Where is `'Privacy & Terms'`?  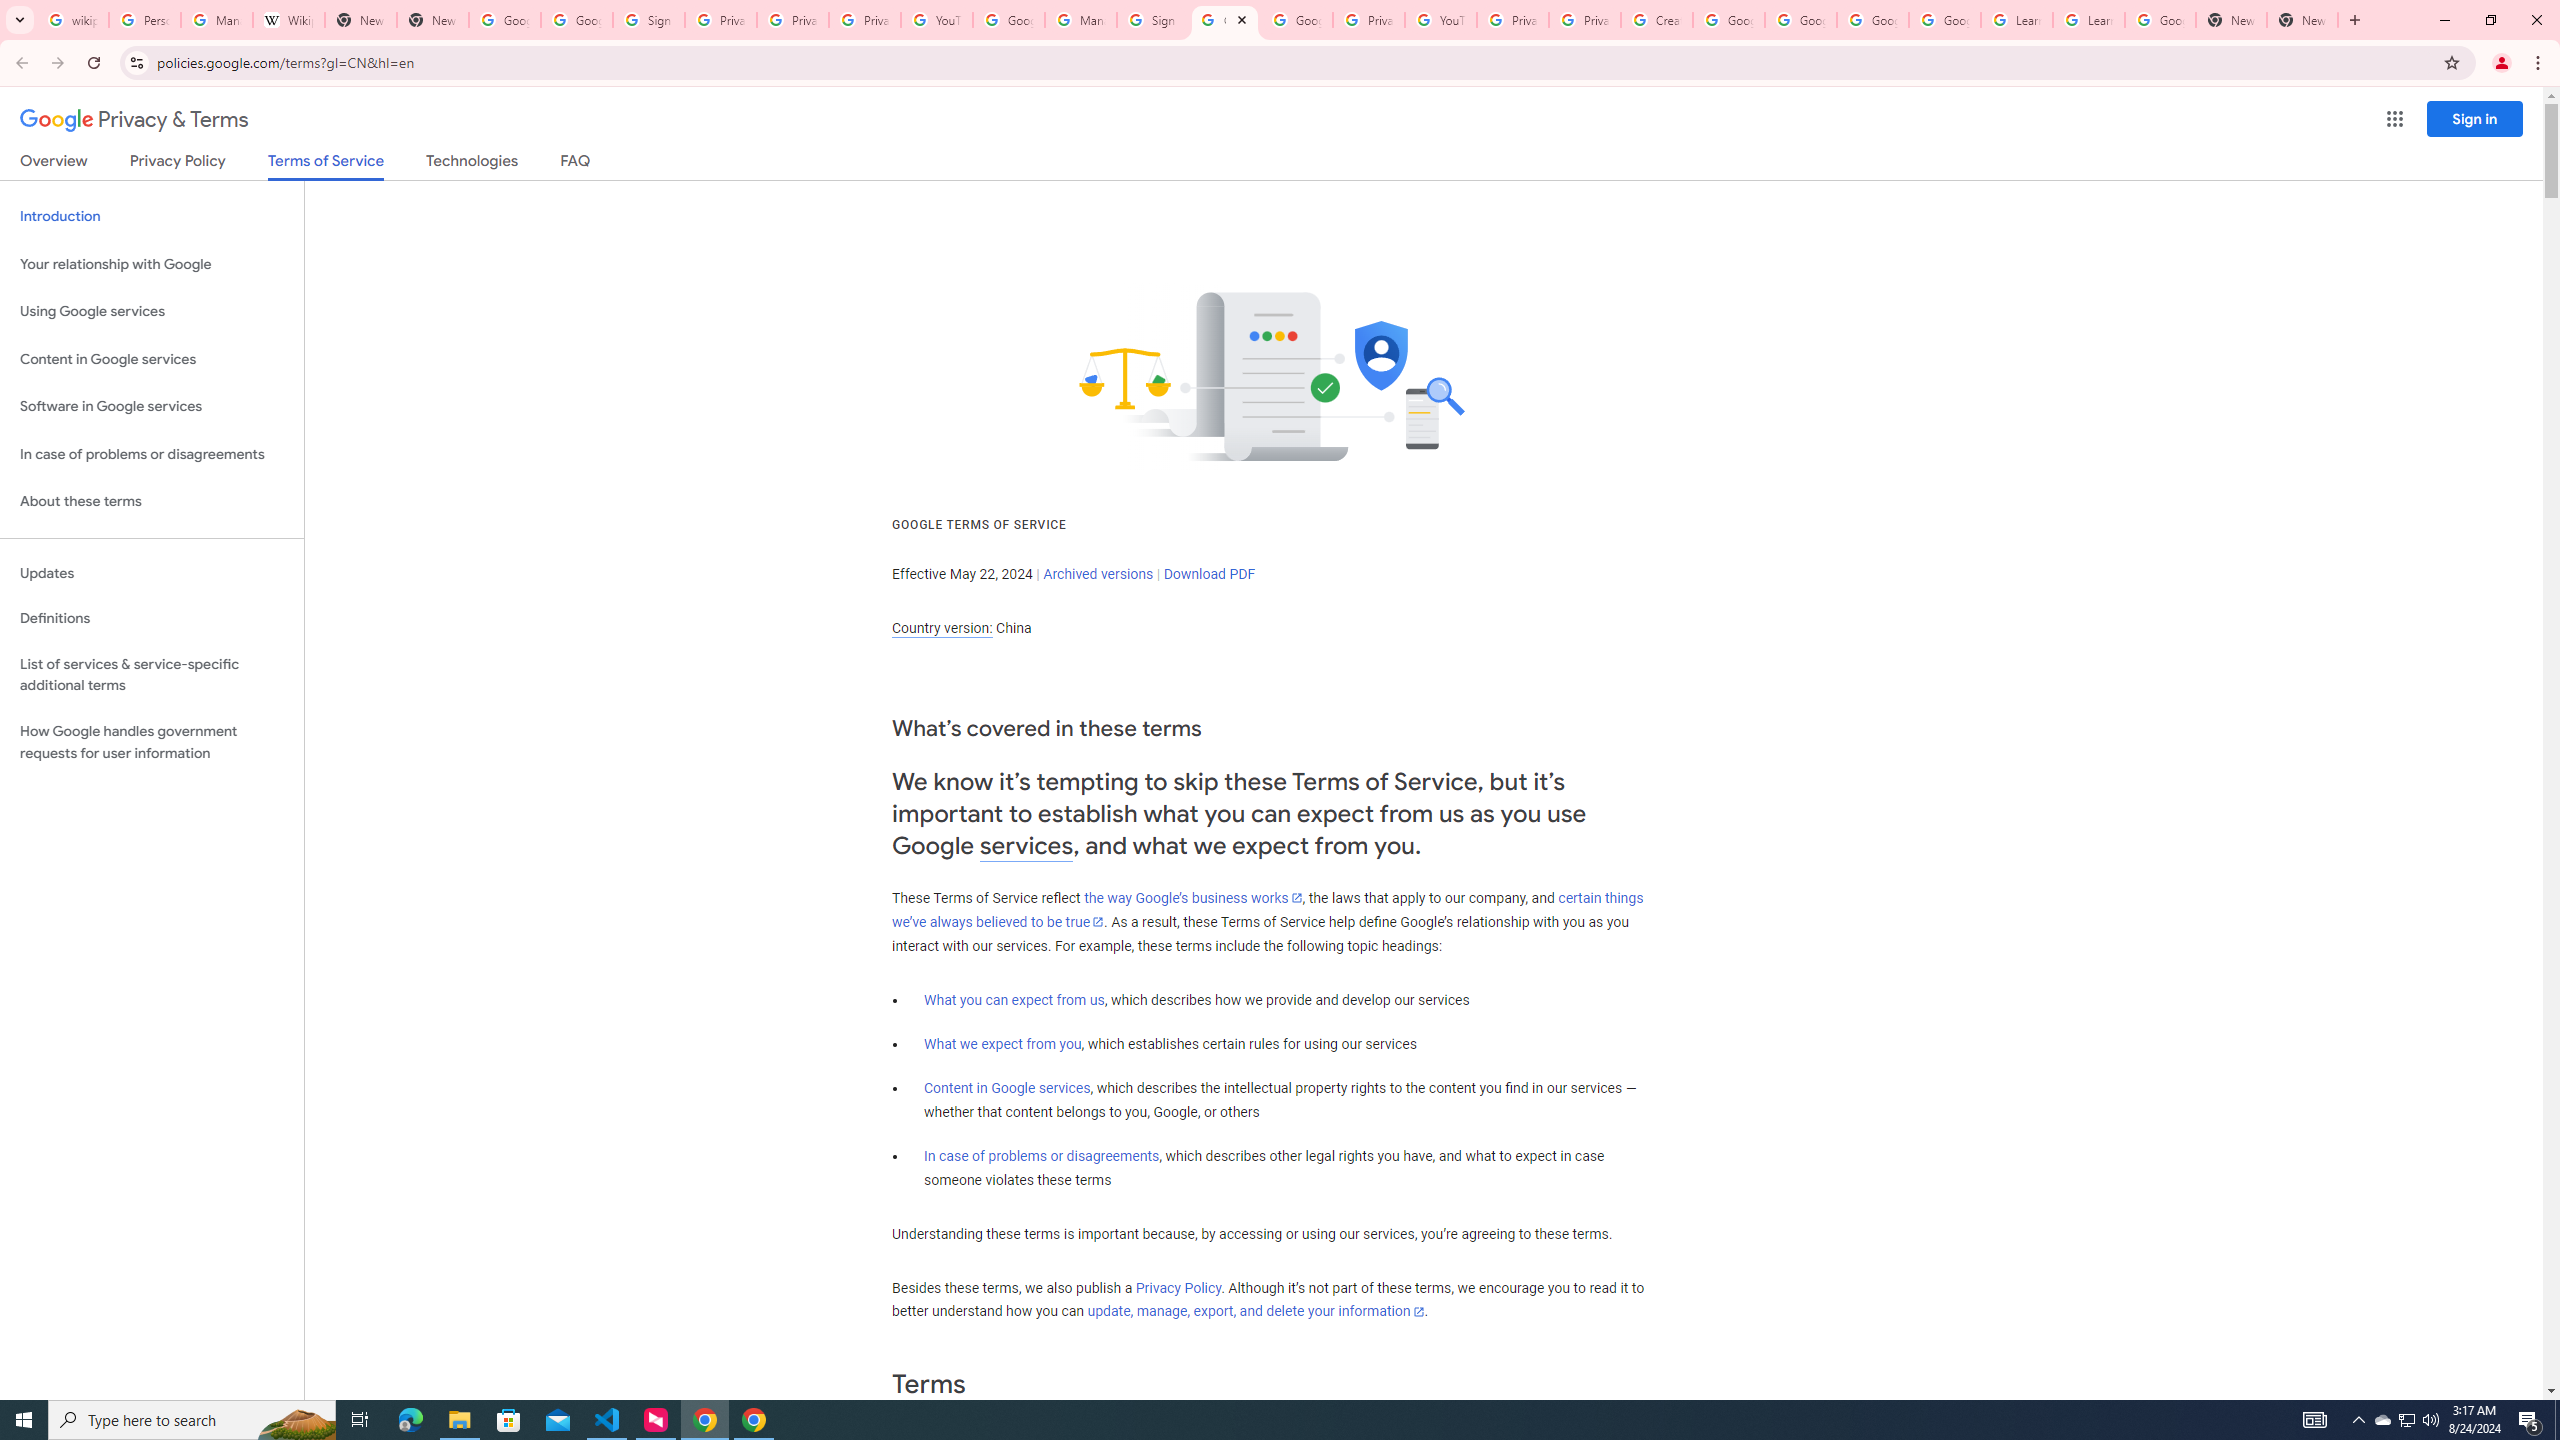
'Privacy & Terms' is located at coordinates (134, 119).